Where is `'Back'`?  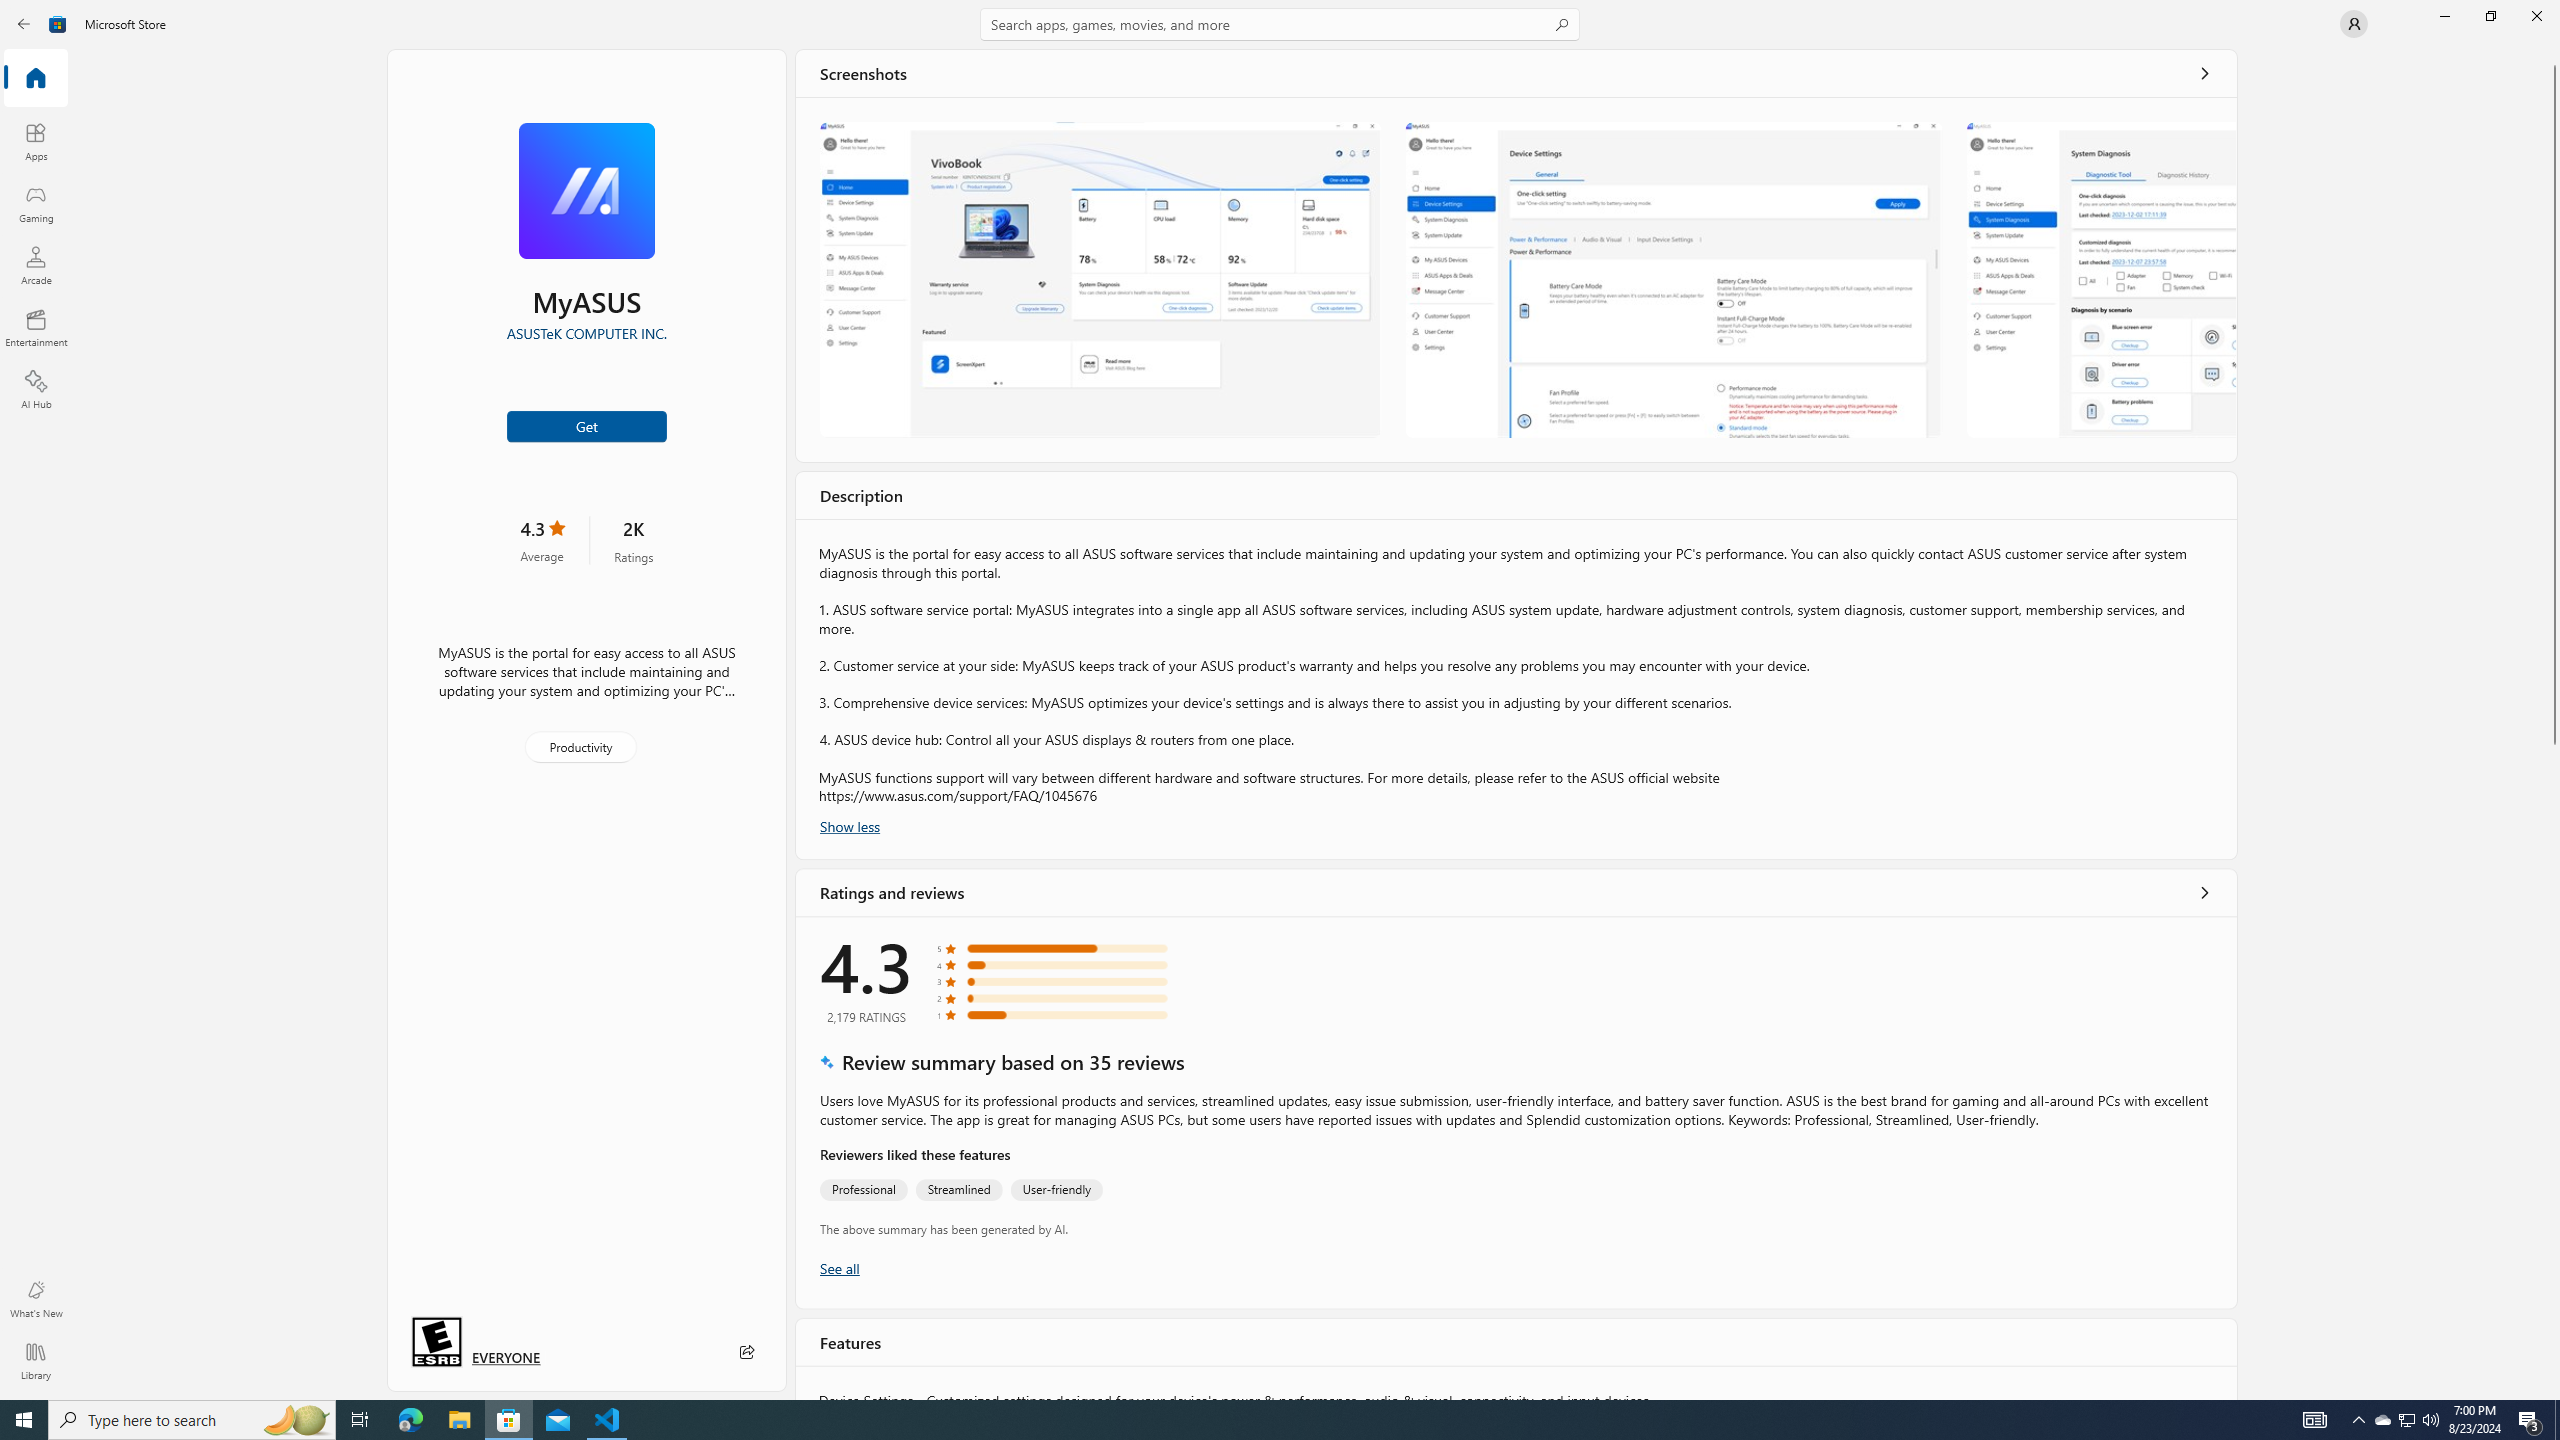
'Back' is located at coordinates (24, 22).